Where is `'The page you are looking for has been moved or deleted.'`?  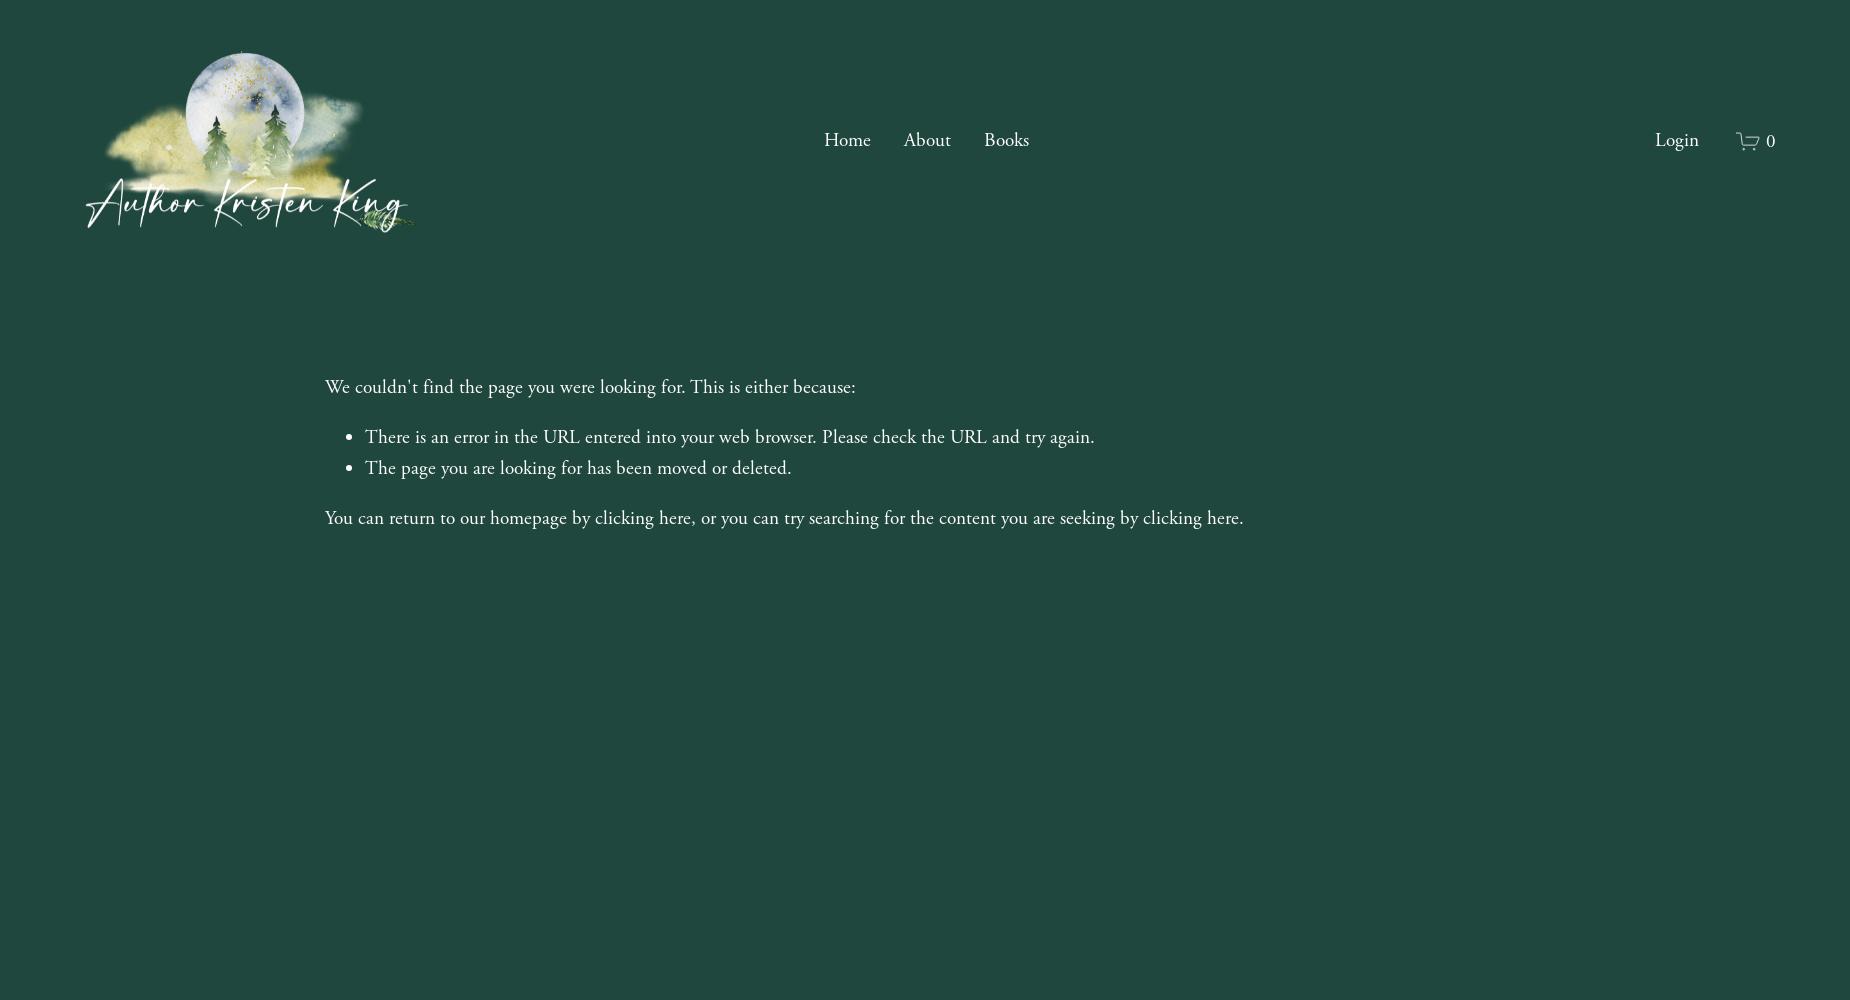 'The page you are looking for has been moved or deleted.' is located at coordinates (578, 466).